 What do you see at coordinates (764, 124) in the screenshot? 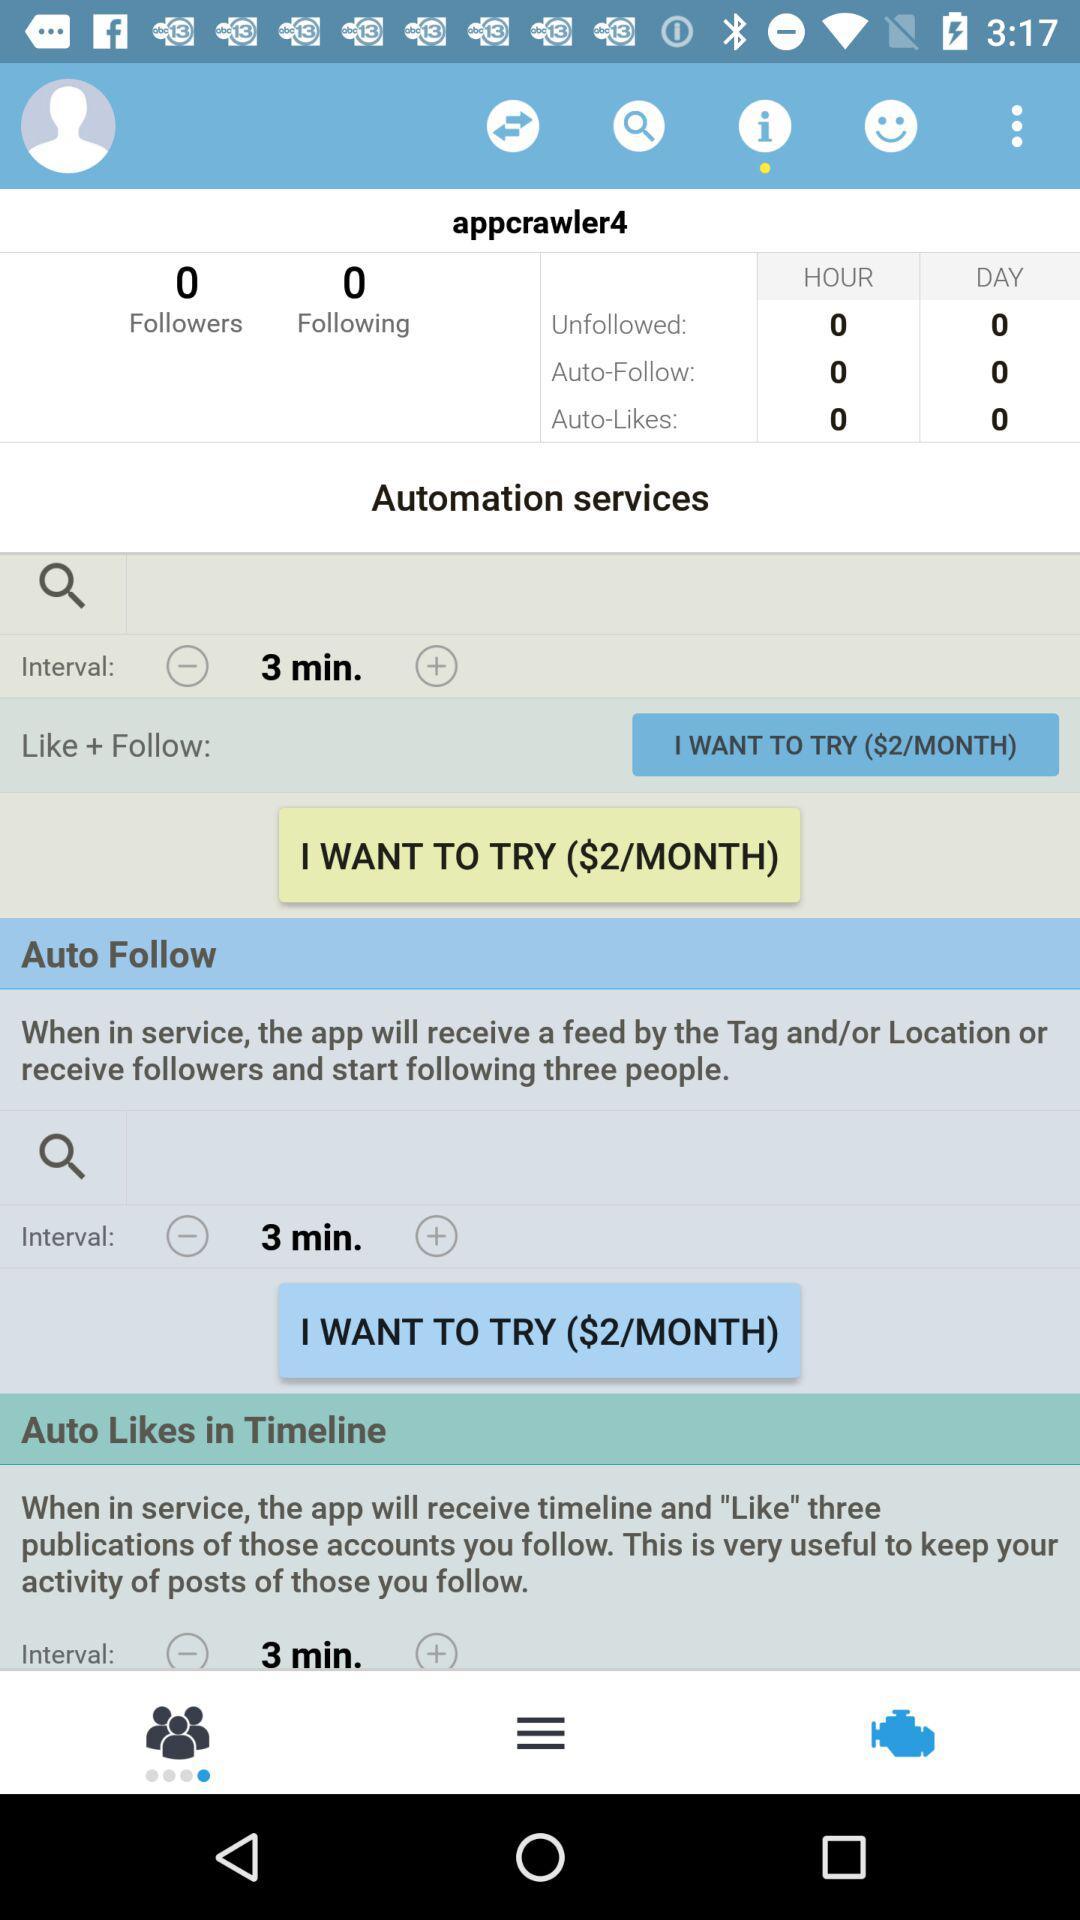
I see `the icon above the appcrawler4 item` at bounding box center [764, 124].